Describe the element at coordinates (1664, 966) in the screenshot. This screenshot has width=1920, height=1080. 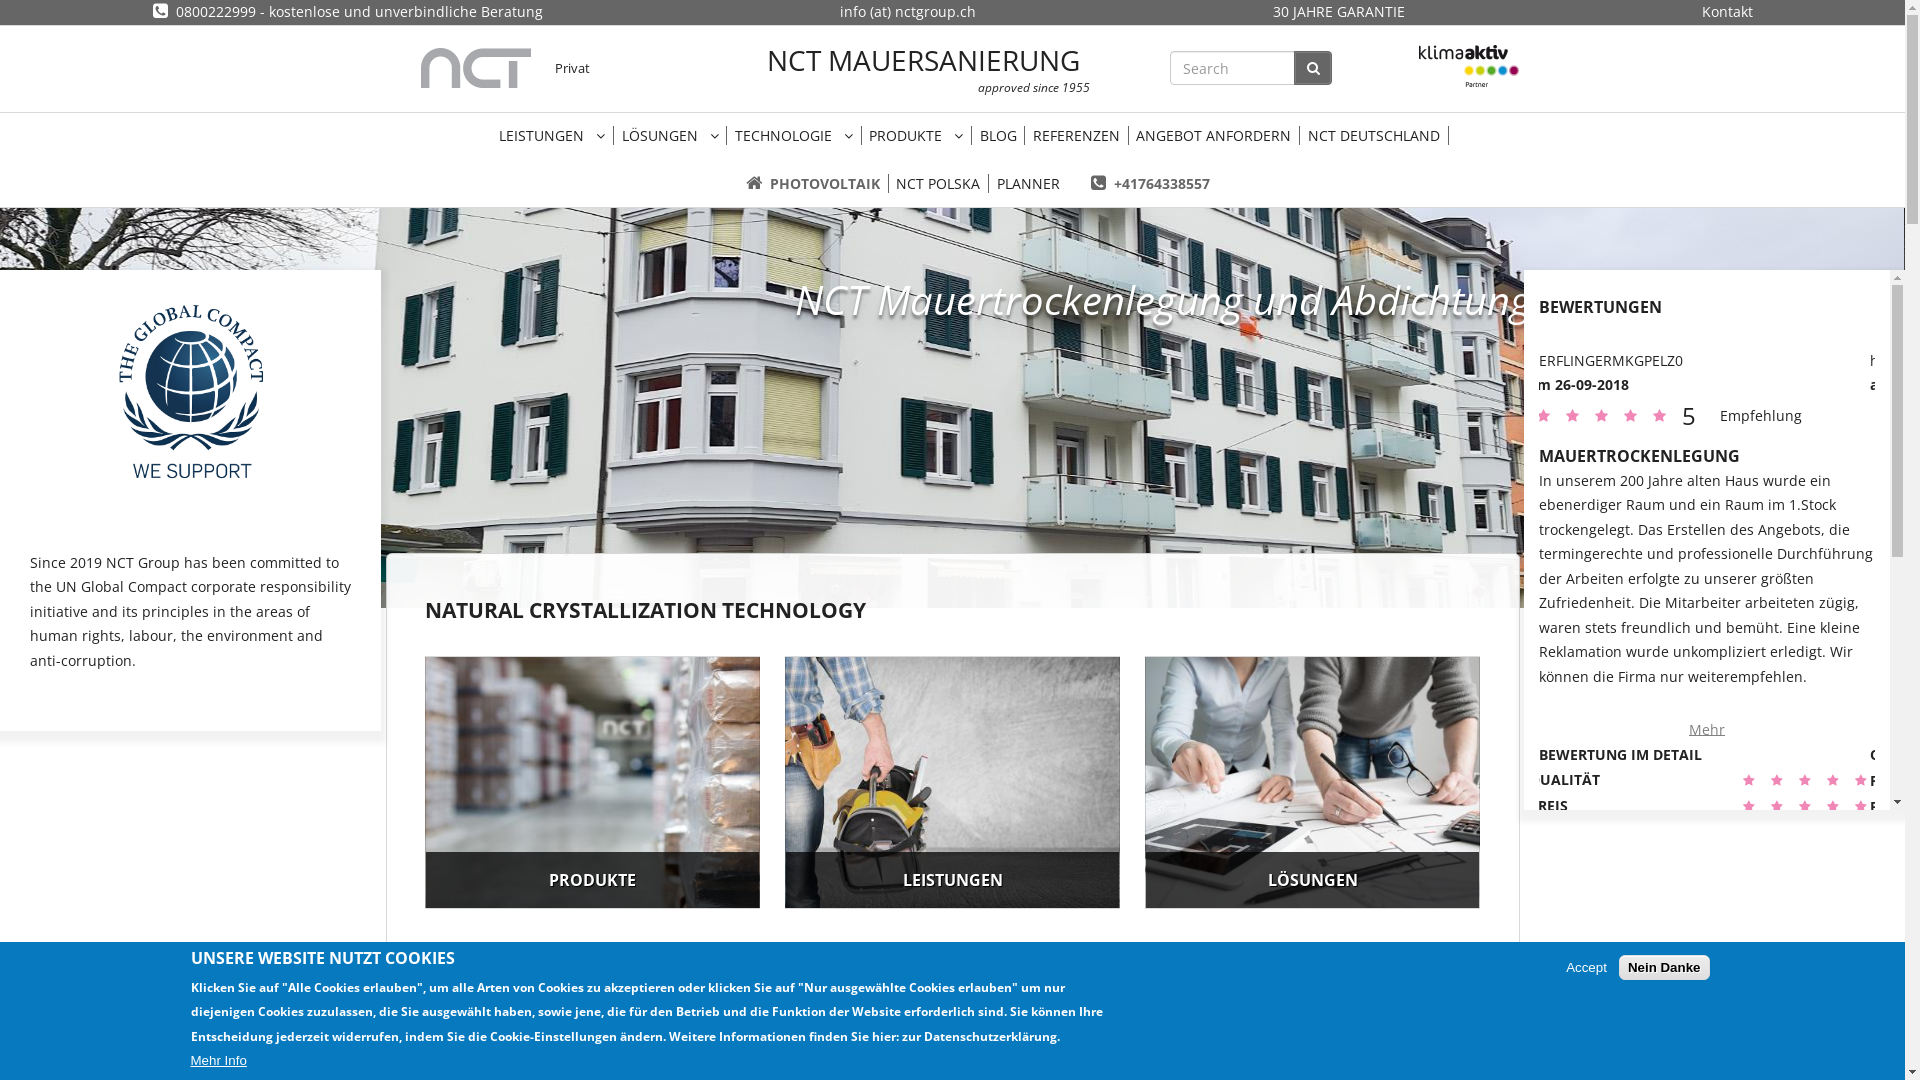
I see `'Nein Danke'` at that location.